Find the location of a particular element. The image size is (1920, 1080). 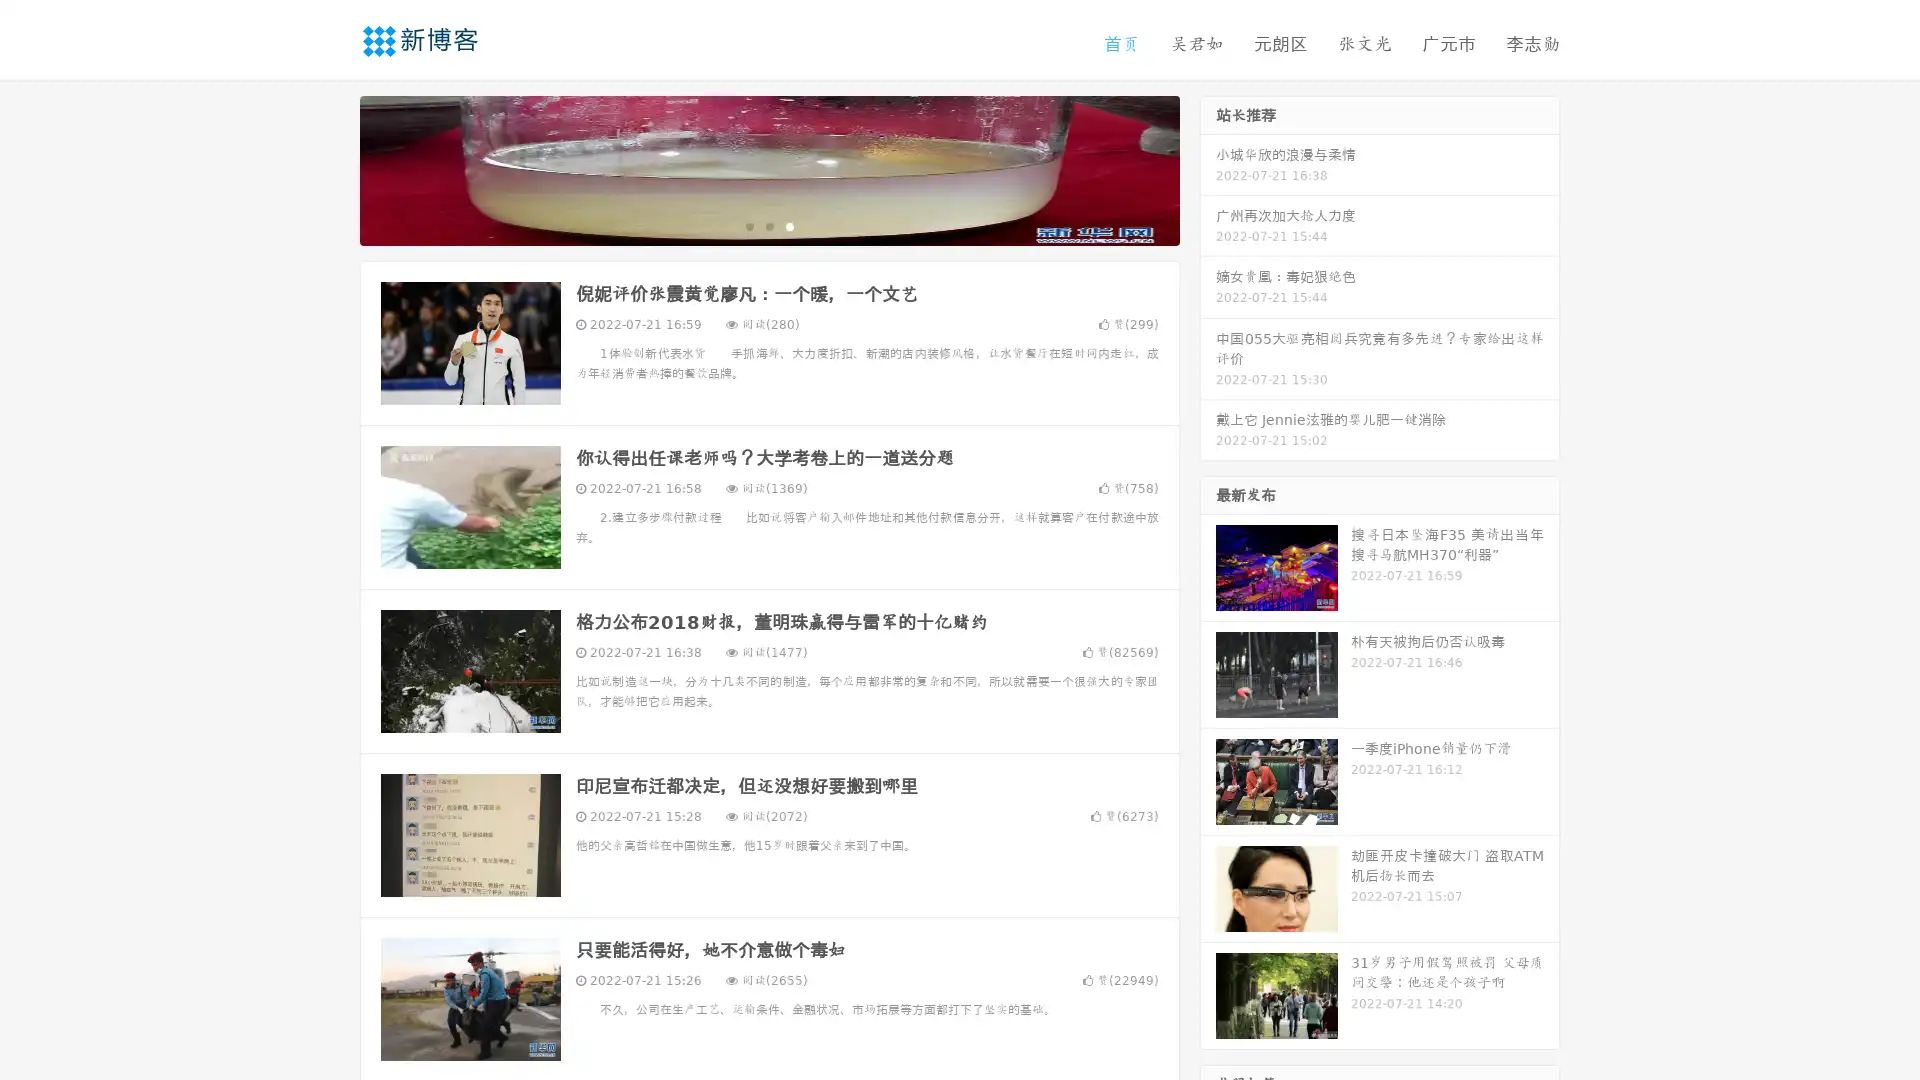

Go to slide 1 is located at coordinates (748, 225).